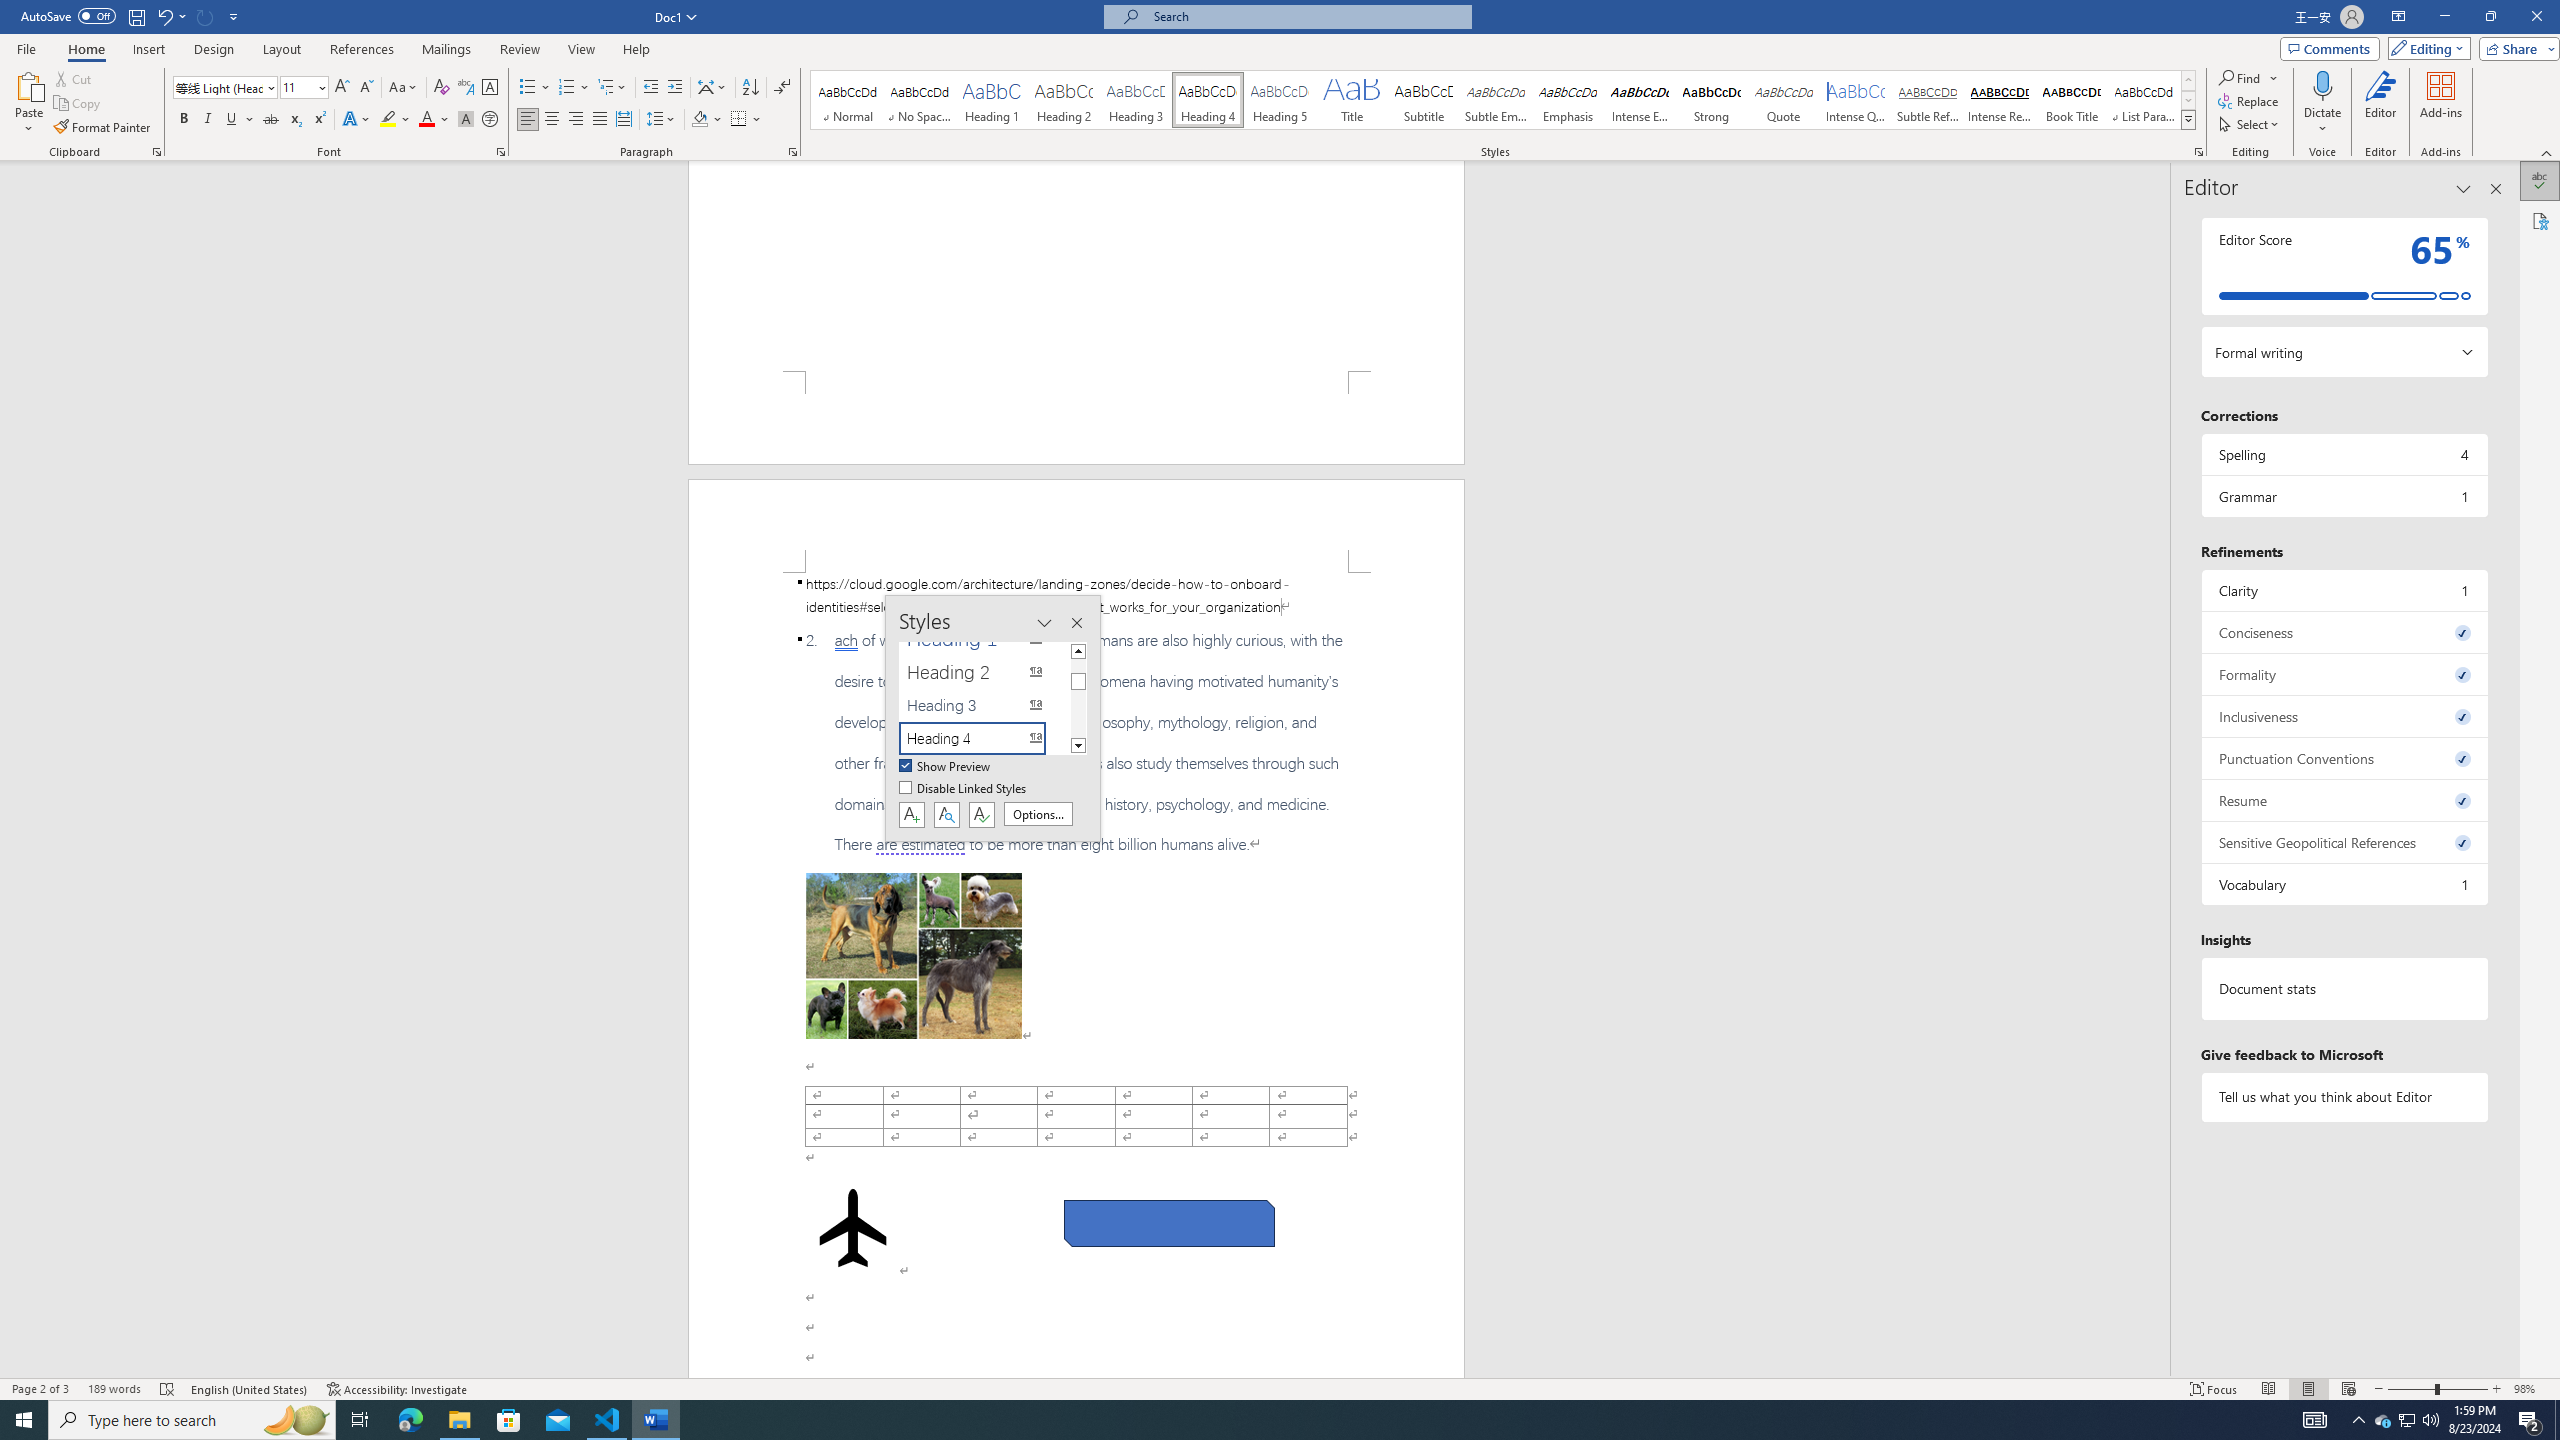  I want to click on 'Font Color', so click(432, 118).